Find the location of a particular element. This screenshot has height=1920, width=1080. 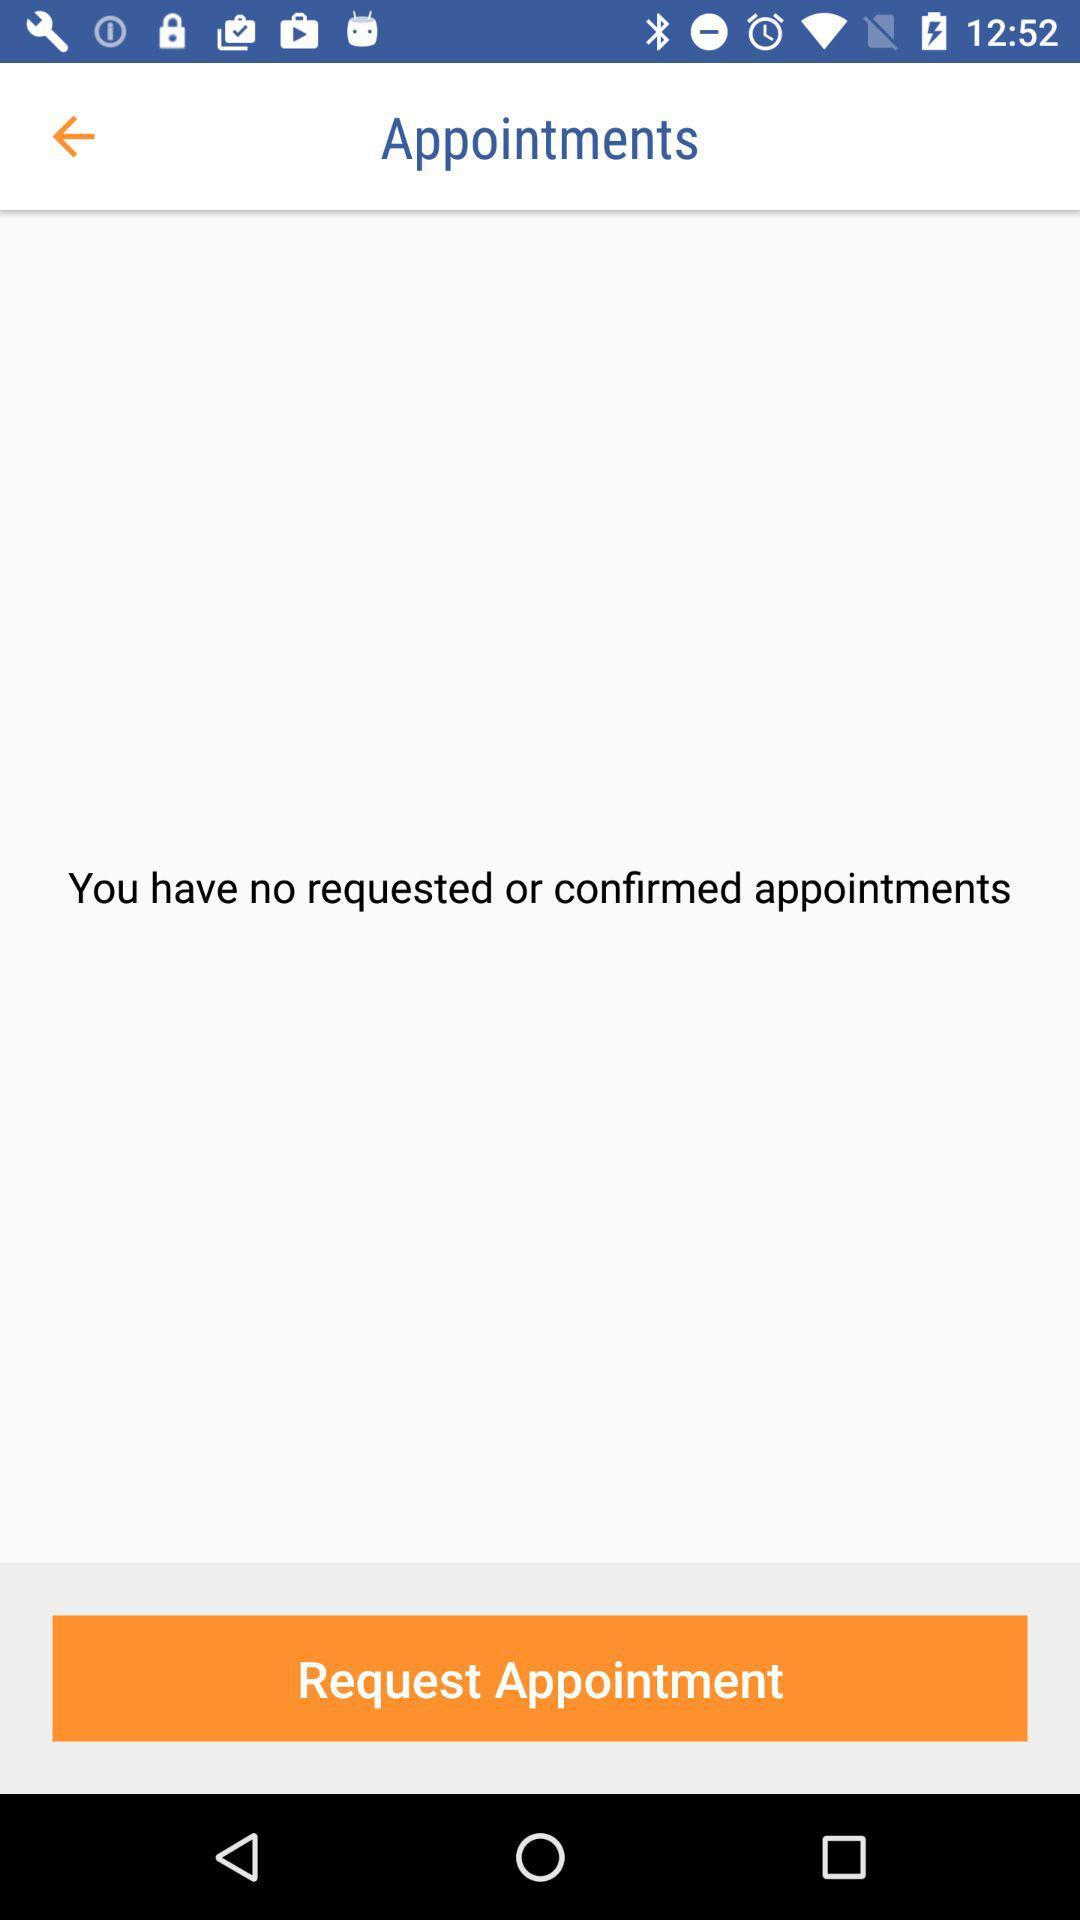

request appointment icon is located at coordinates (540, 1678).